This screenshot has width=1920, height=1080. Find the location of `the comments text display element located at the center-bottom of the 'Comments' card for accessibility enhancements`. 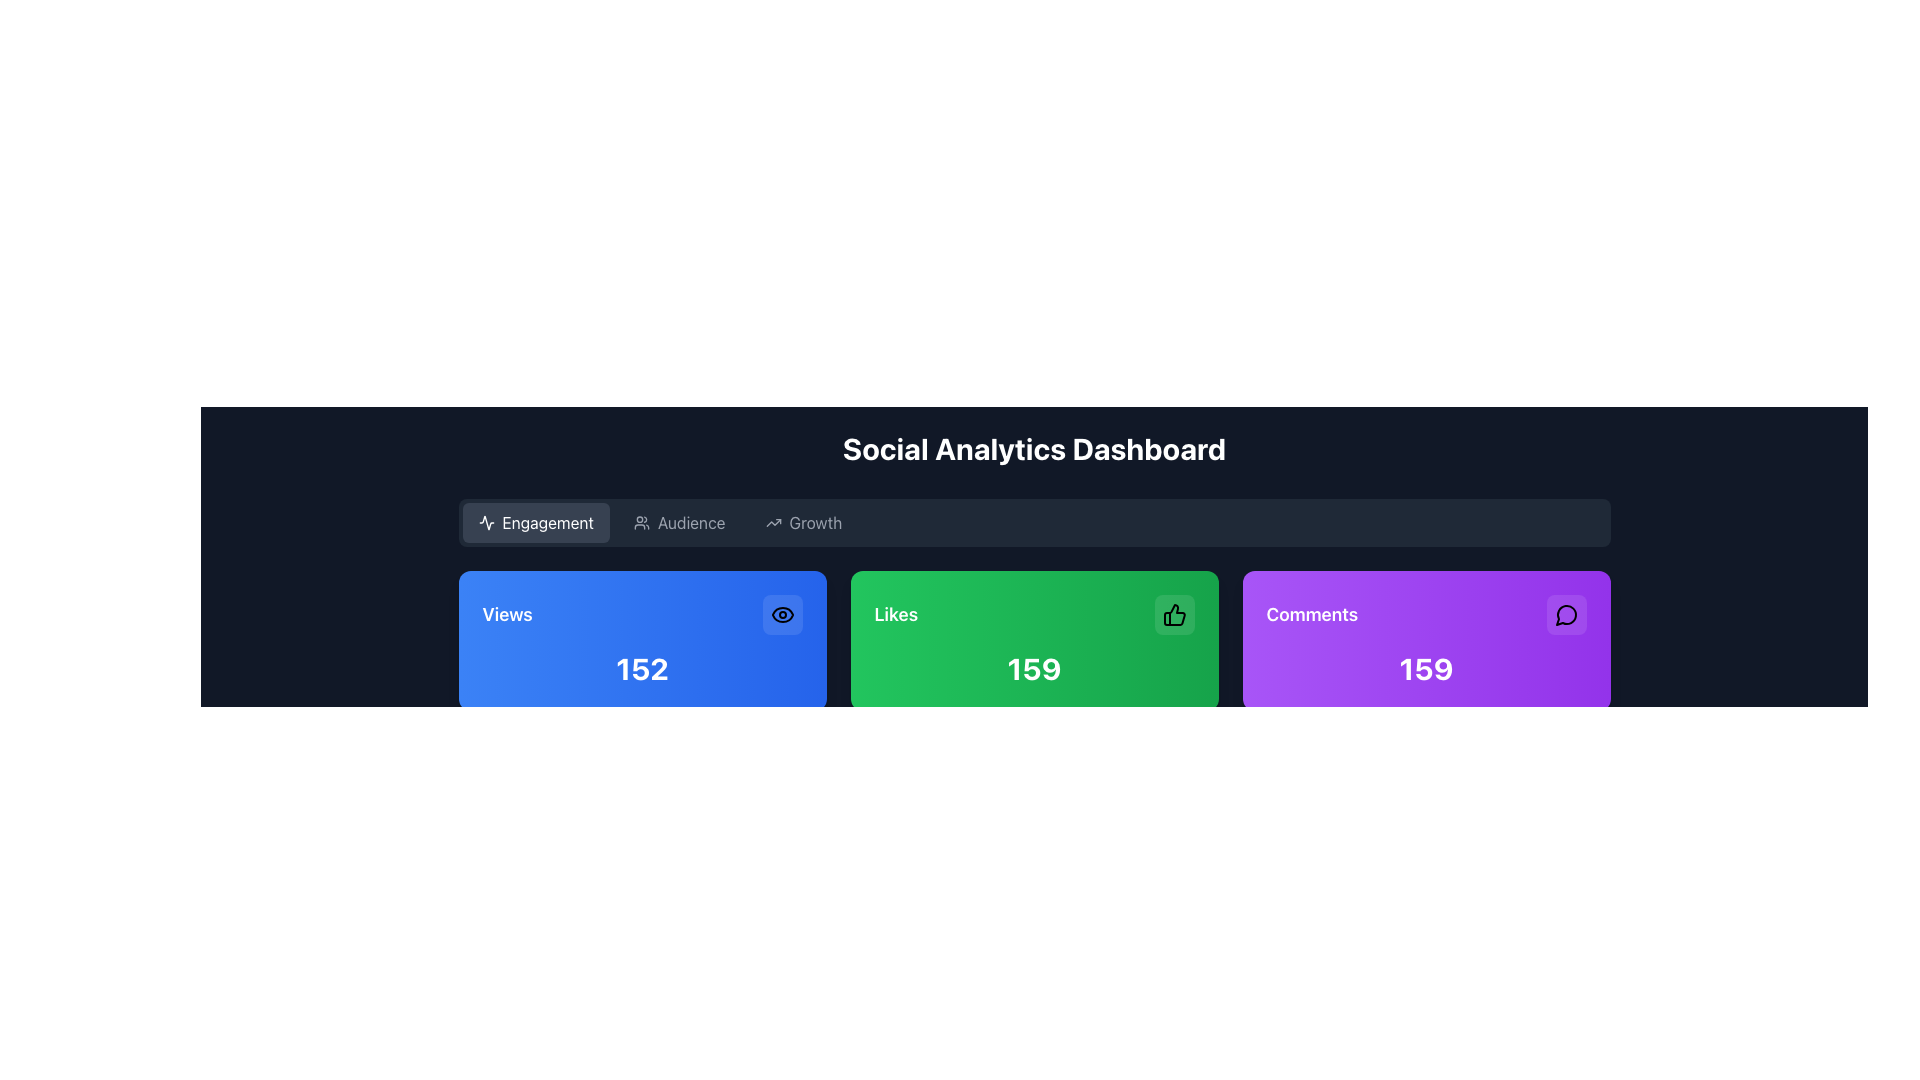

the comments text display element located at the center-bottom of the 'Comments' card for accessibility enhancements is located at coordinates (1425, 668).